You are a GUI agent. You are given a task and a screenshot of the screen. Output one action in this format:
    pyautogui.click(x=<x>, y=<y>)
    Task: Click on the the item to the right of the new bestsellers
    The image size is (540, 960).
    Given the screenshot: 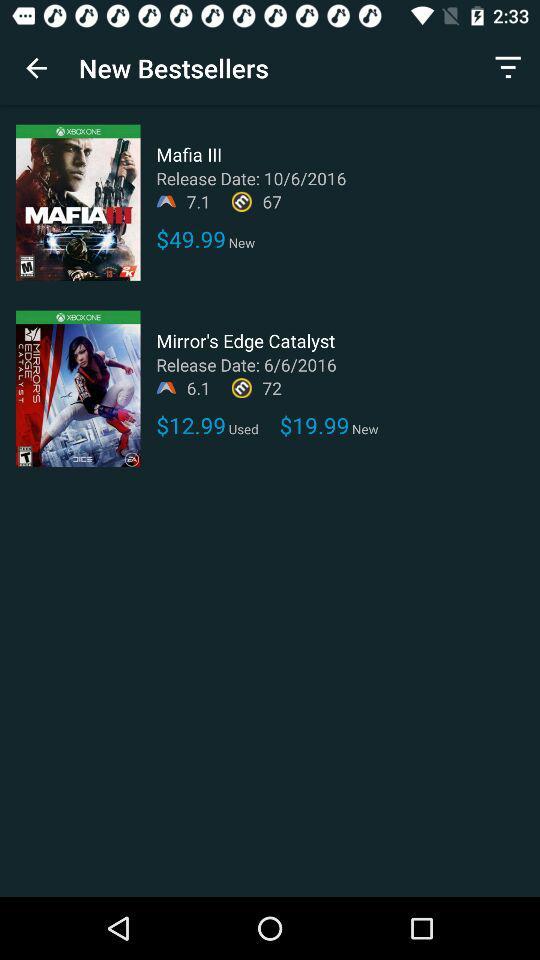 What is the action you would take?
    pyautogui.click(x=508, y=68)
    